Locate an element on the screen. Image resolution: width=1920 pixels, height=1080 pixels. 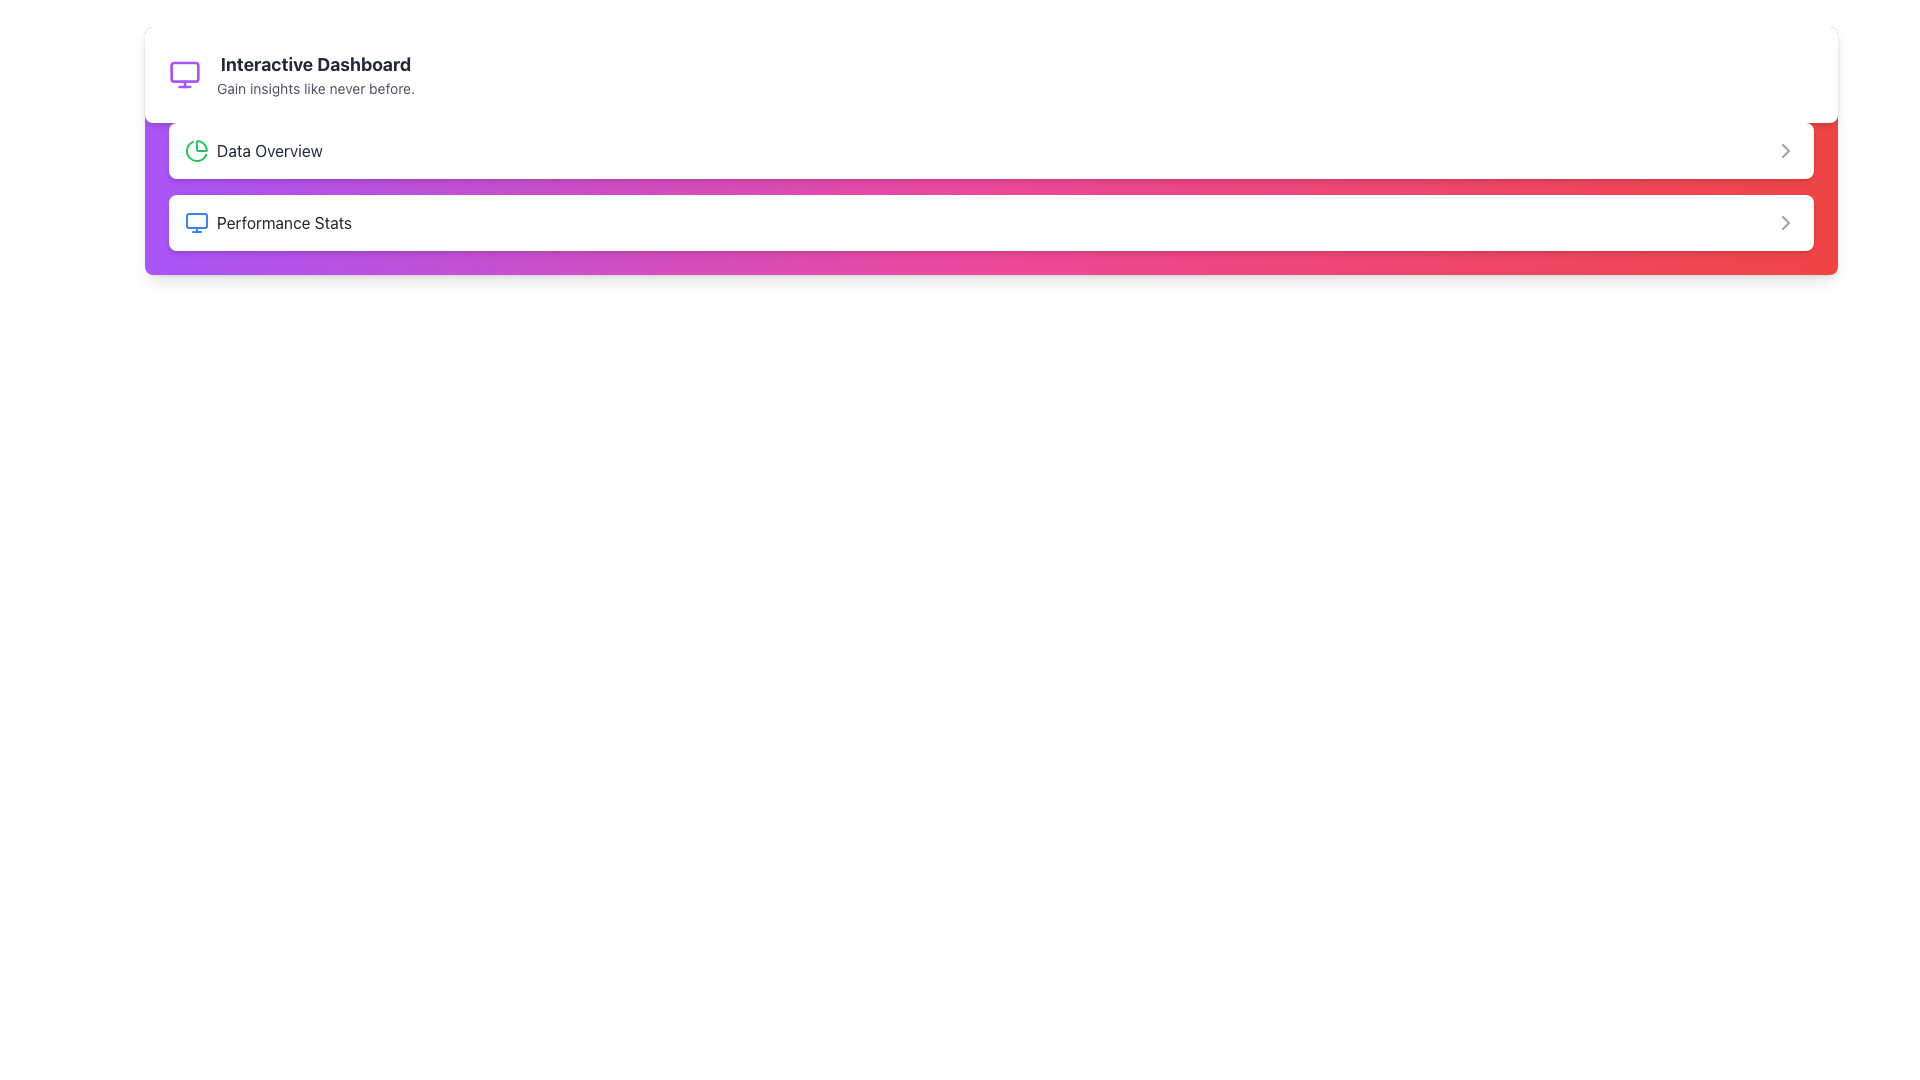
the navigation button located to the far right of the 'Performance Stats' text is located at coordinates (1785, 223).